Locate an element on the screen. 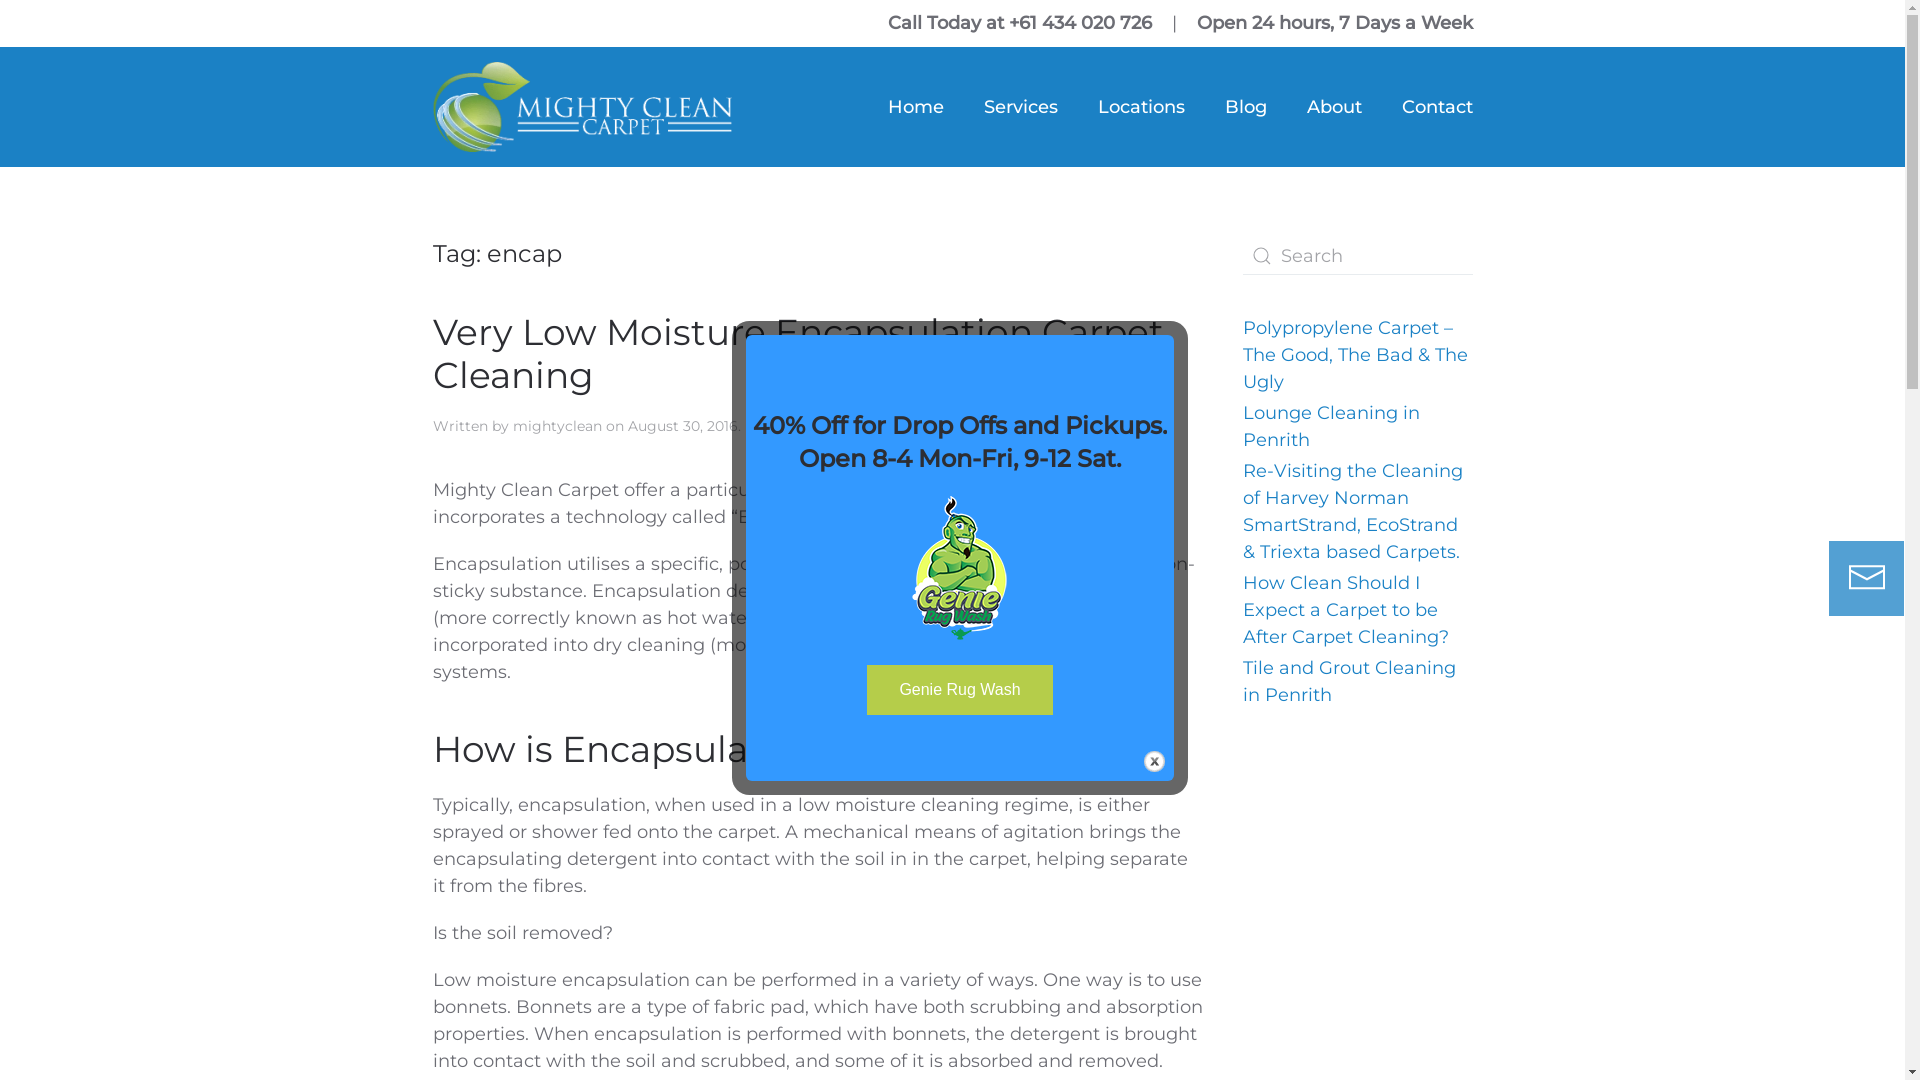 The image size is (1920, 1080). 'Genie Rug Wash' is located at coordinates (958, 688).